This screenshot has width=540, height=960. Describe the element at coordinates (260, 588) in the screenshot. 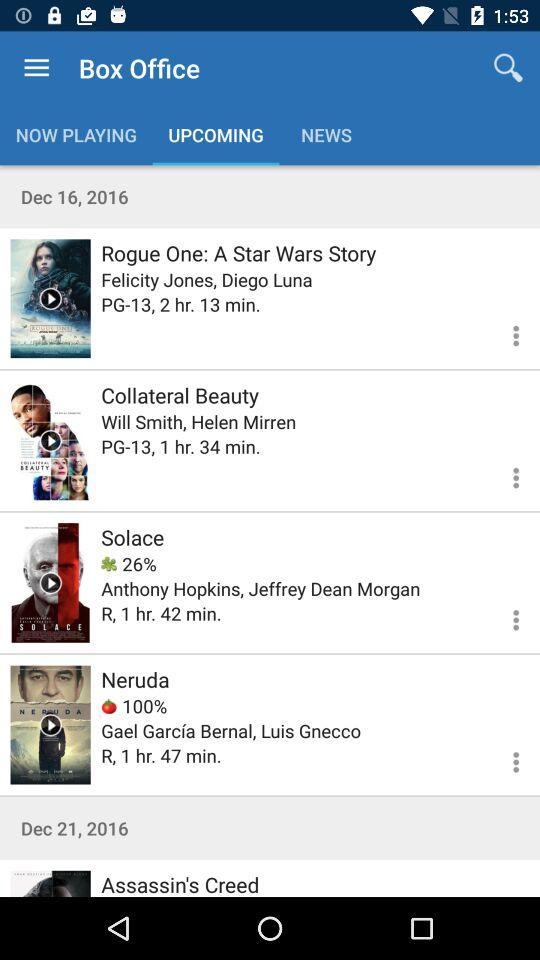

I see `the anthony hopkins jeffrey` at that location.